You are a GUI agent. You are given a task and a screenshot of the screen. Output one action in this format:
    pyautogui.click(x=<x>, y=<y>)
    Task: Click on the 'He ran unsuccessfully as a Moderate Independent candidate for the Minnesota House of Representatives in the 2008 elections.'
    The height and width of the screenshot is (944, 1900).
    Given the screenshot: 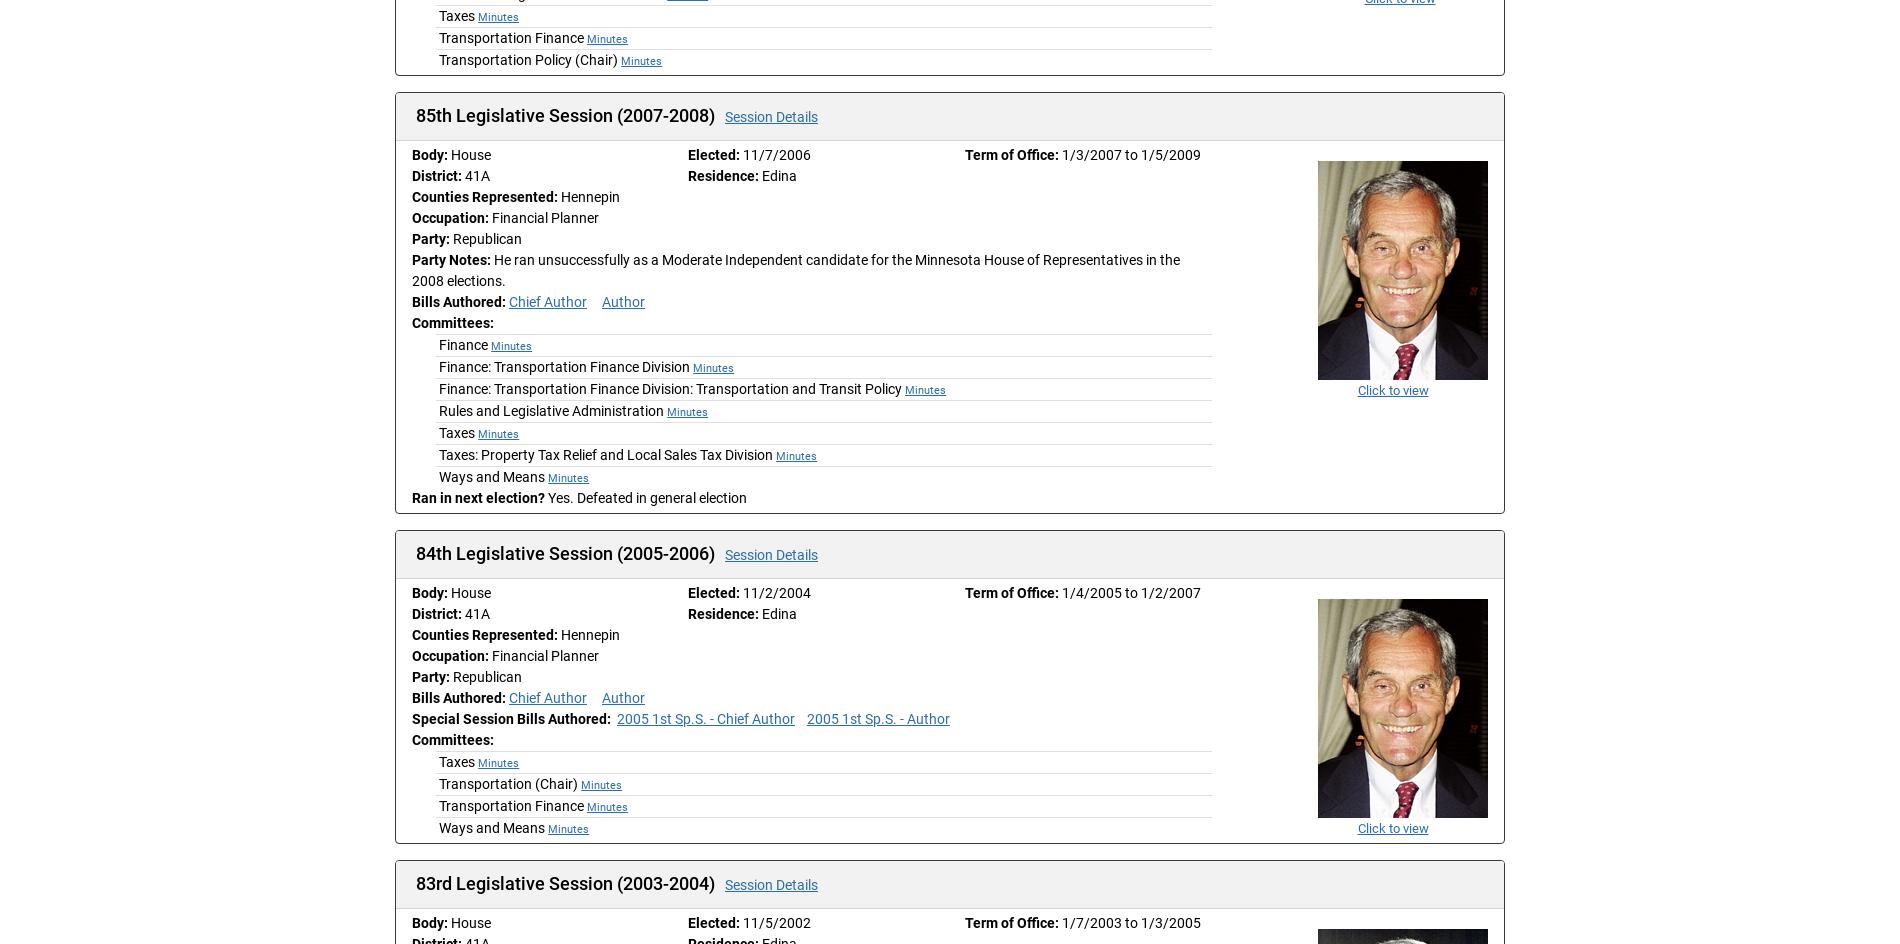 What is the action you would take?
    pyautogui.click(x=794, y=270)
    